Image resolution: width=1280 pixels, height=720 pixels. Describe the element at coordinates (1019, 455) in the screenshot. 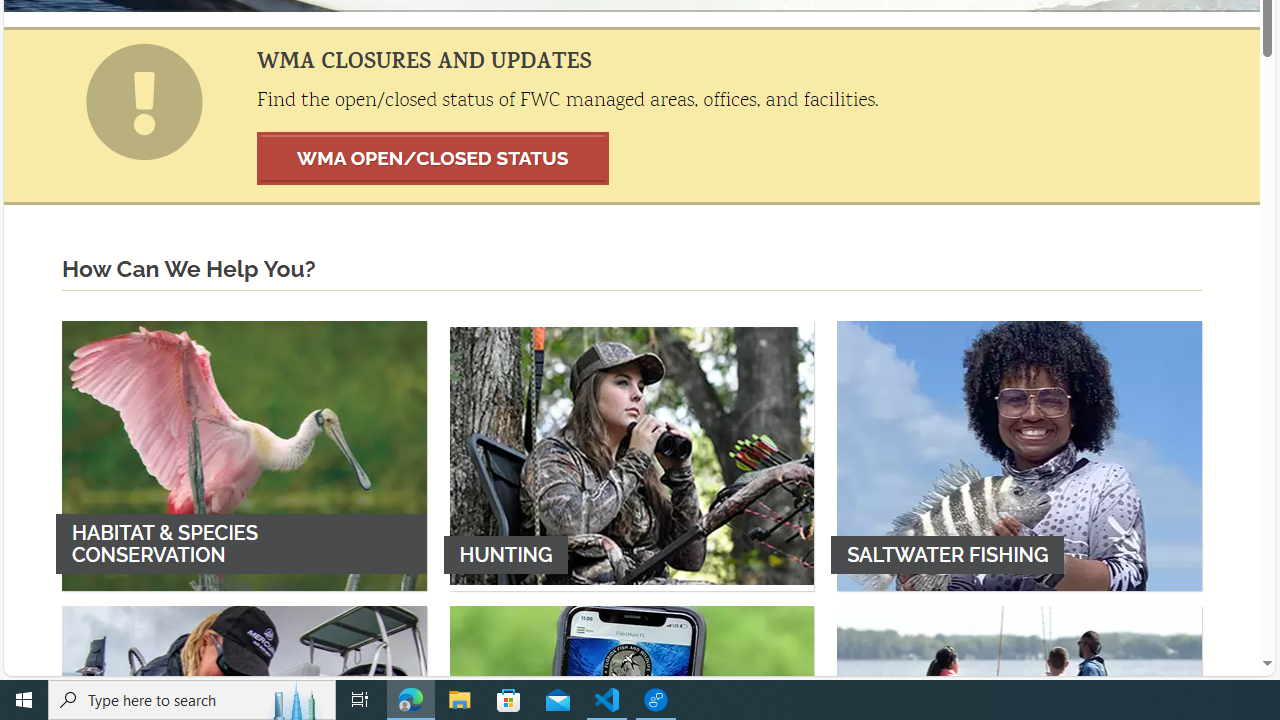

I see `'SALTWATER FISHING'` at that location.